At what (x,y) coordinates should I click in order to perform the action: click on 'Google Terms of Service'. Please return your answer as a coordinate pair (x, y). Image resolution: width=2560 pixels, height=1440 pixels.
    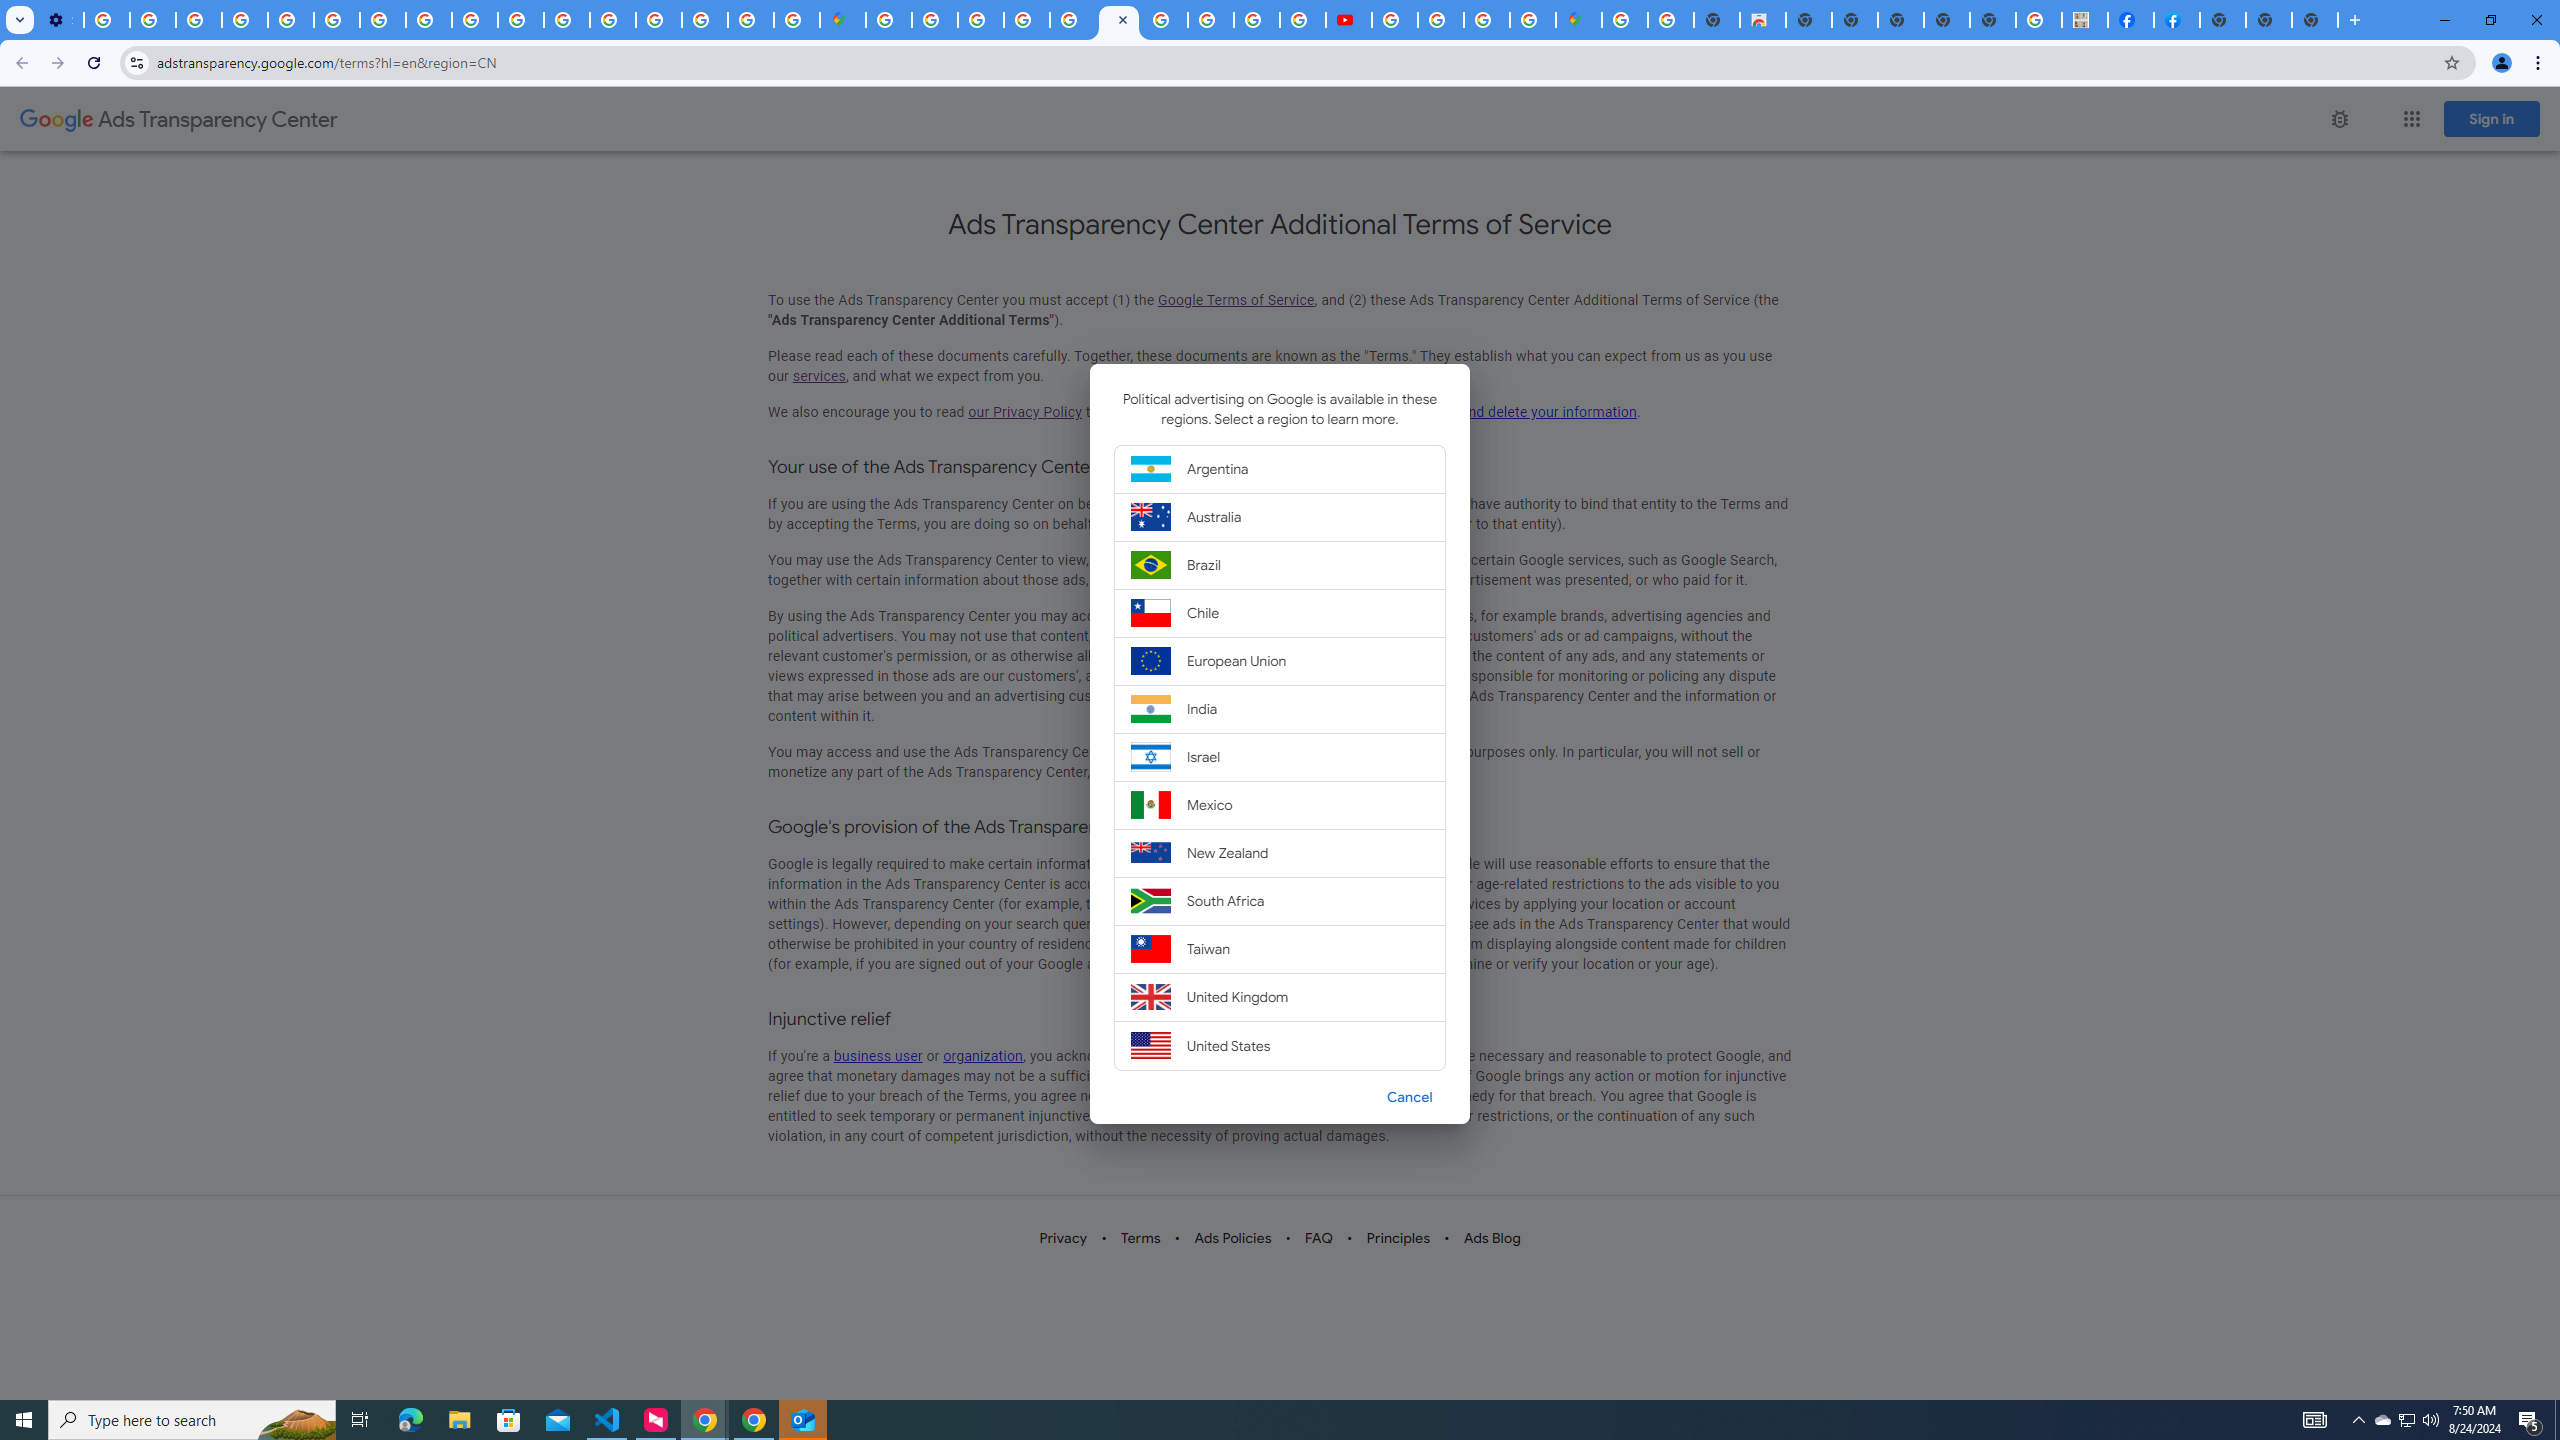
    Looking at the image, I should click on (1235, 299).